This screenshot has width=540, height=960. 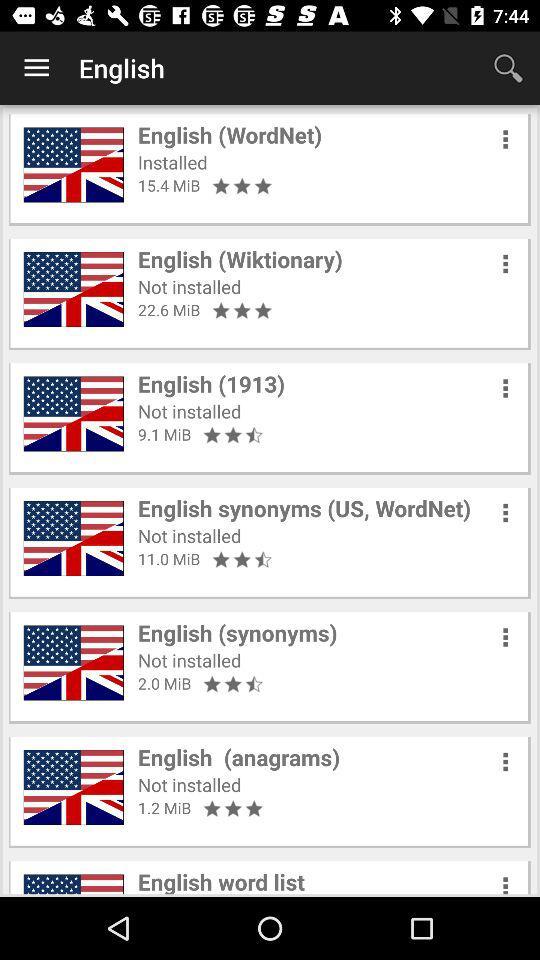 What do you see at coordinates (168, 309) in the screenshot?
I see `item below not installed` at bounding box center [168, 309].